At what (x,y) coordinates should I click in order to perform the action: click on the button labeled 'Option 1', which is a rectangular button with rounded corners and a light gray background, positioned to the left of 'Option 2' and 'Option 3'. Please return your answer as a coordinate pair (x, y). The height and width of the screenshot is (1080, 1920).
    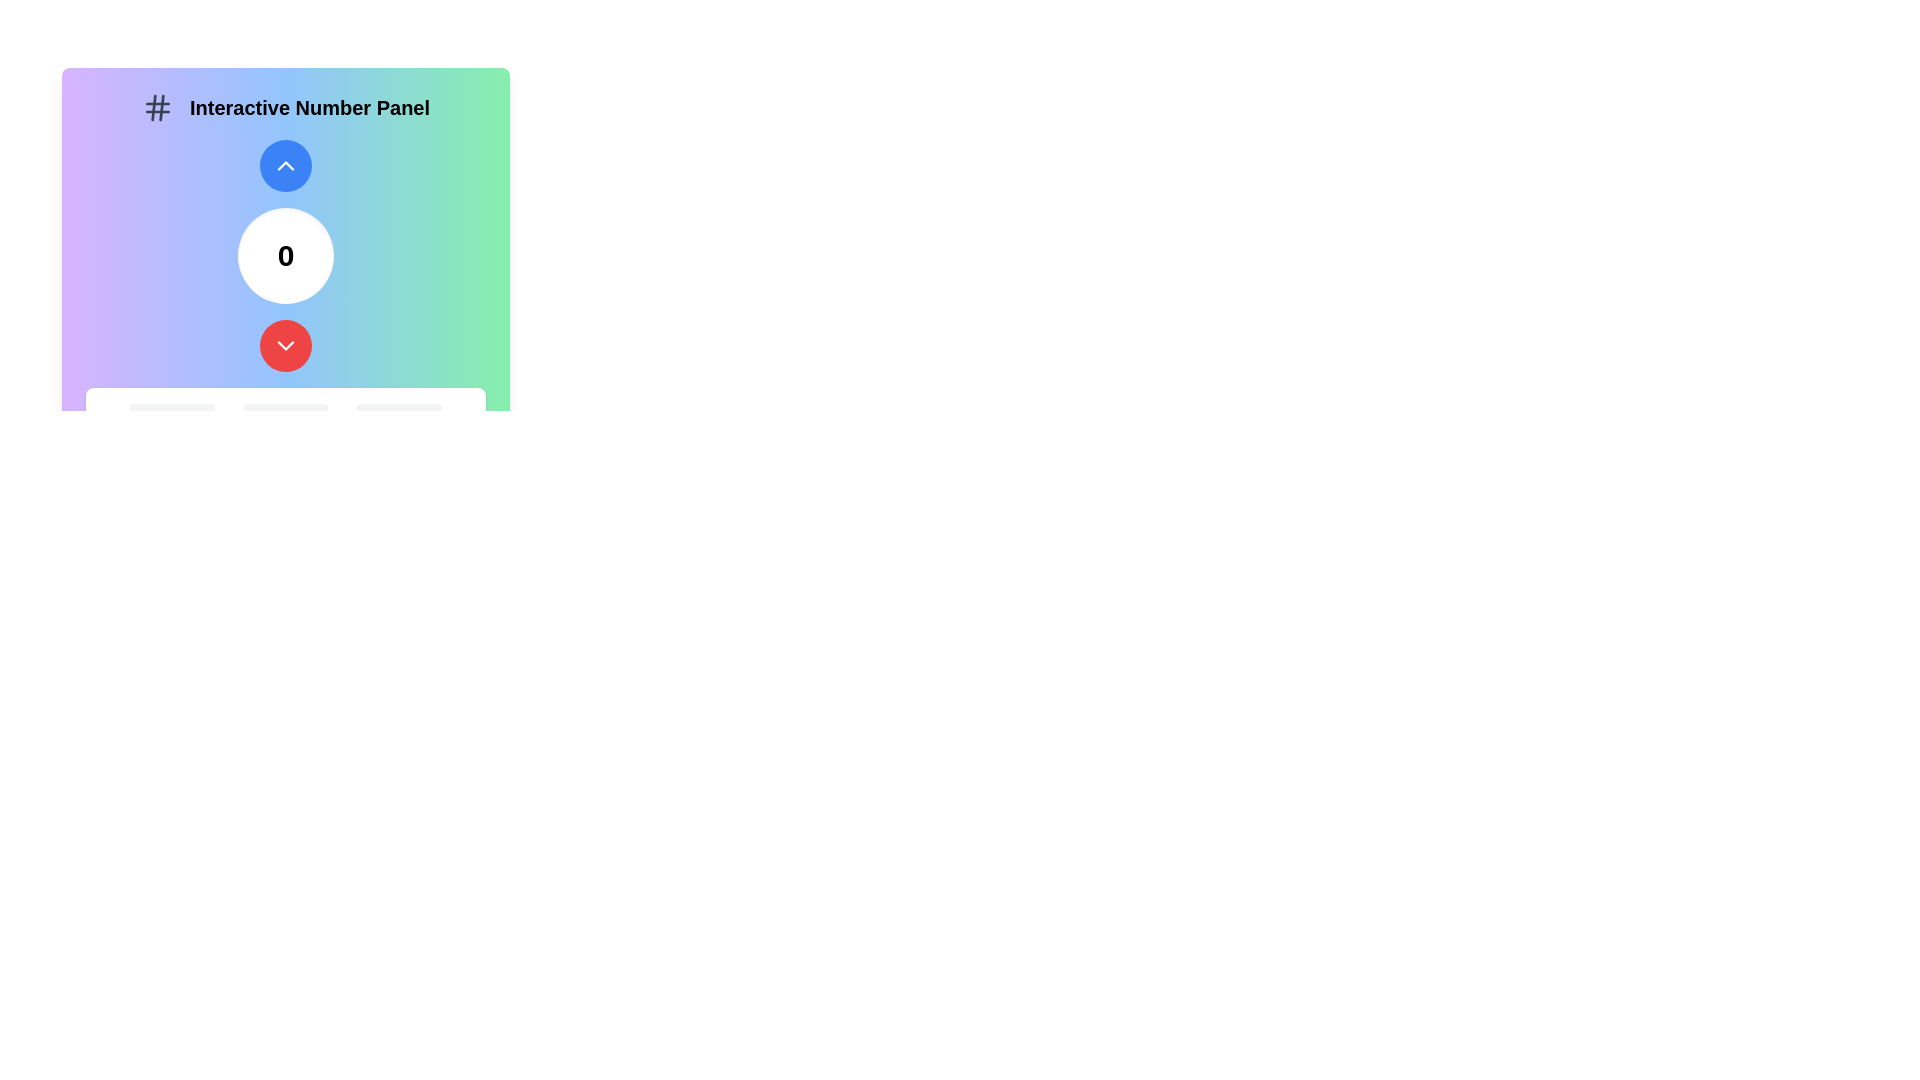
    Looking at the image, I should click on (172, 420).